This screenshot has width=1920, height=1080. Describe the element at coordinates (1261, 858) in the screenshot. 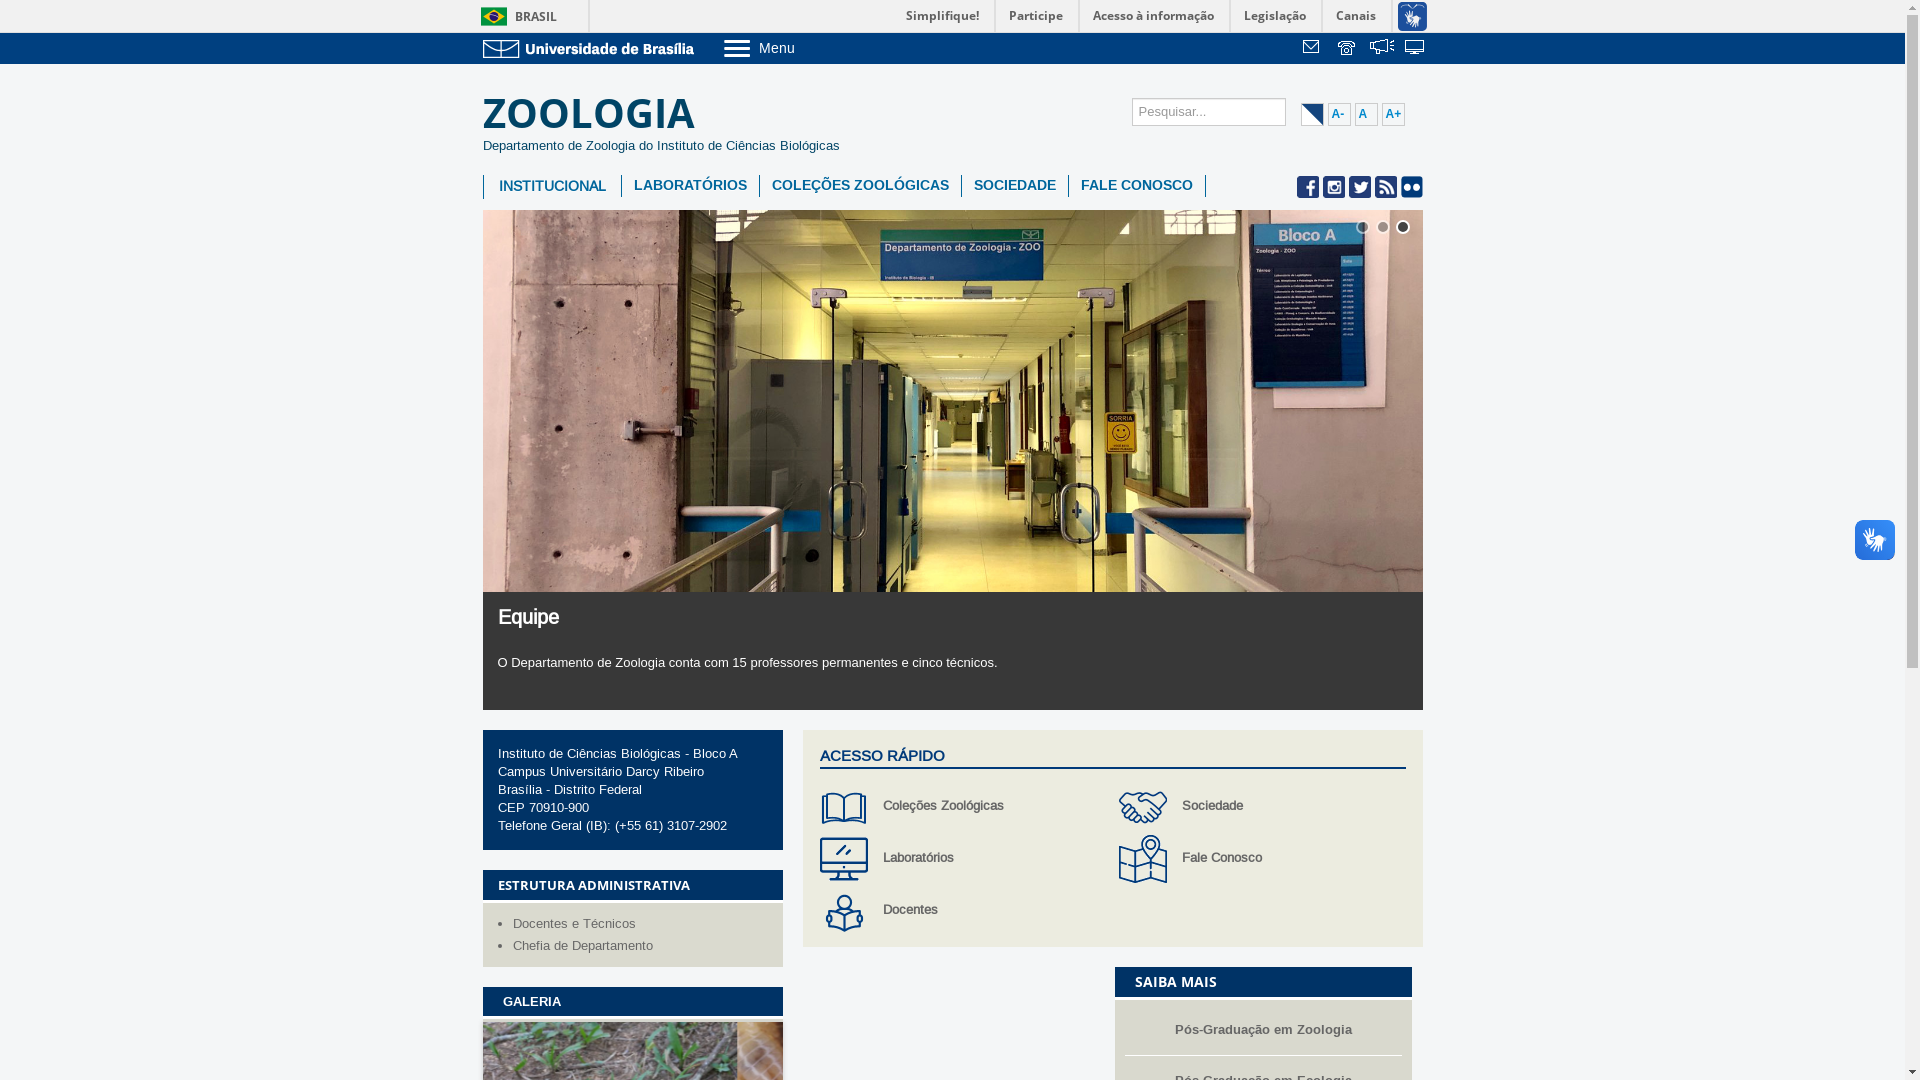

I see `'Fale Conosco'` at that location.